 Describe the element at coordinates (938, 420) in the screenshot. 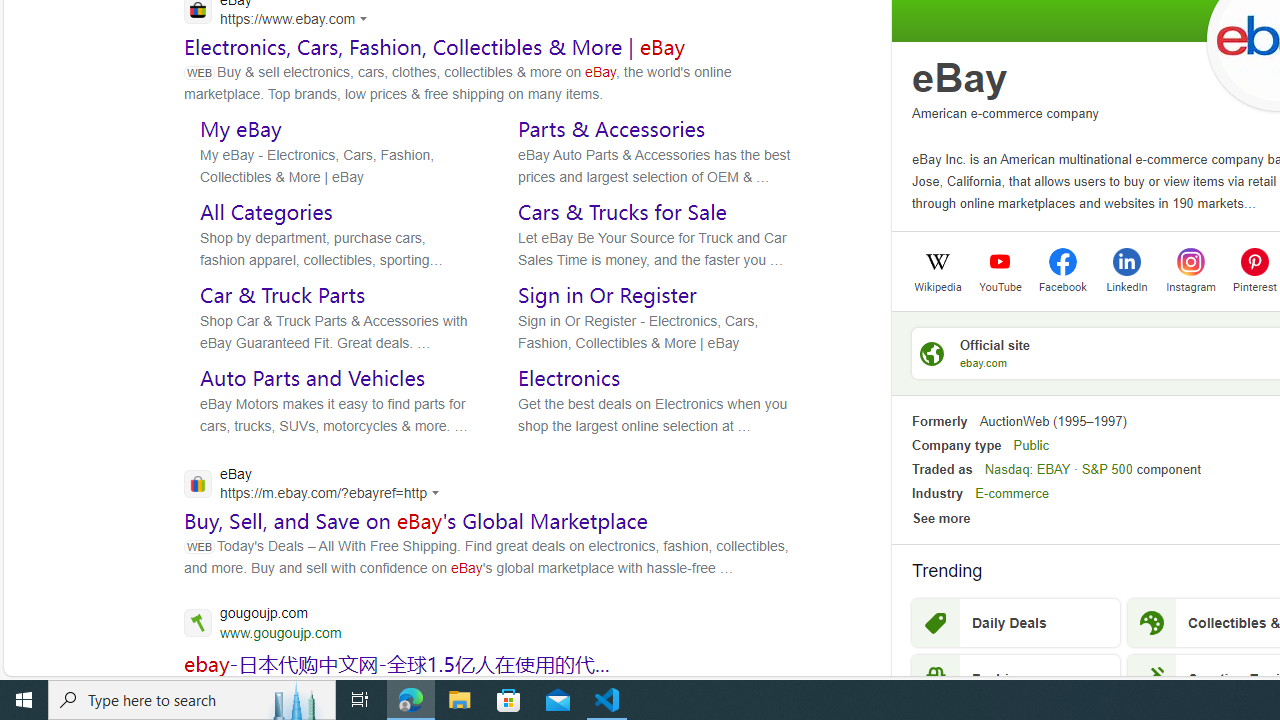

I see `'Formerly'` at that location.